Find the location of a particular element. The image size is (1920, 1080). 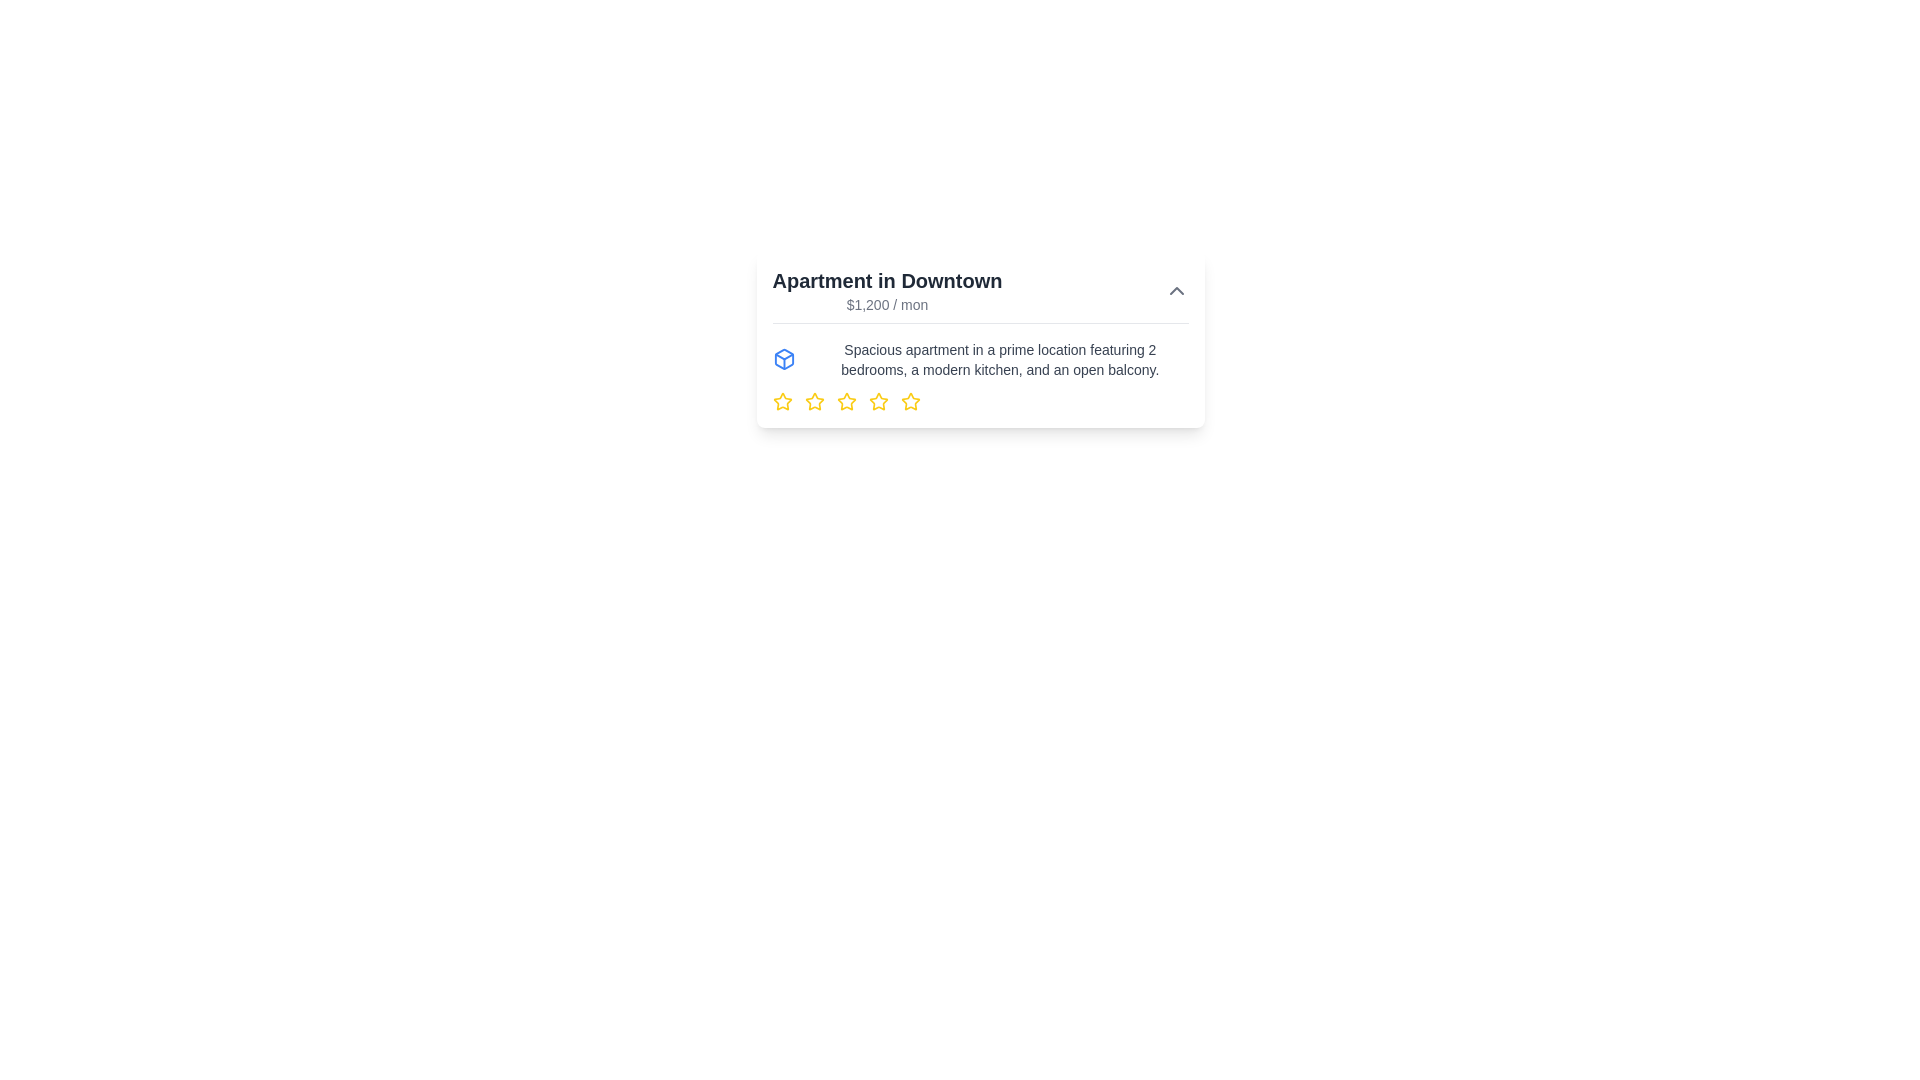

the blue 3D box-shaped SVG graphic icon located to the left of the apartment listing description is located at coordinates (783, 358).